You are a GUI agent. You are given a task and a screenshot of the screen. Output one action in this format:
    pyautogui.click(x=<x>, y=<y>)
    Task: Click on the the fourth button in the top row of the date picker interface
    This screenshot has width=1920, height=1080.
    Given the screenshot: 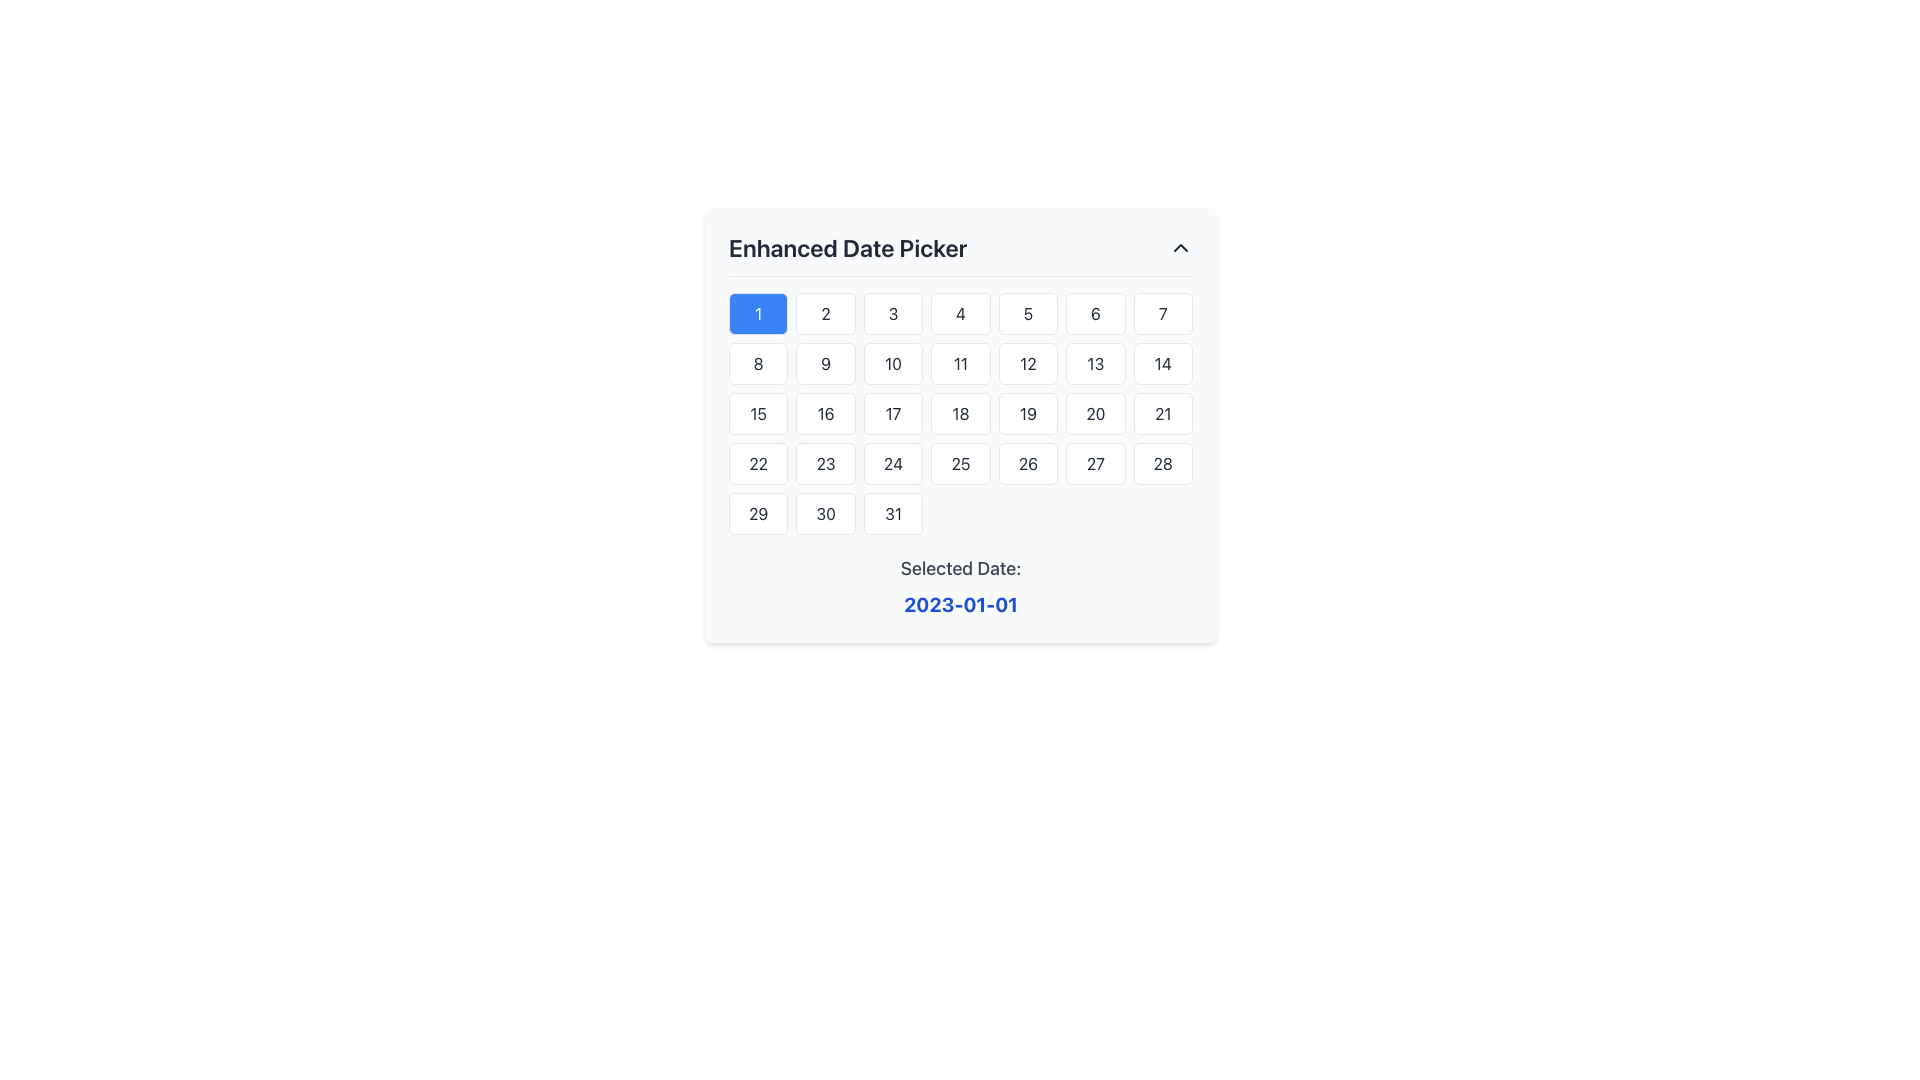 What is the action you would take?
    pyautogui.click(x=960, y=313)
    